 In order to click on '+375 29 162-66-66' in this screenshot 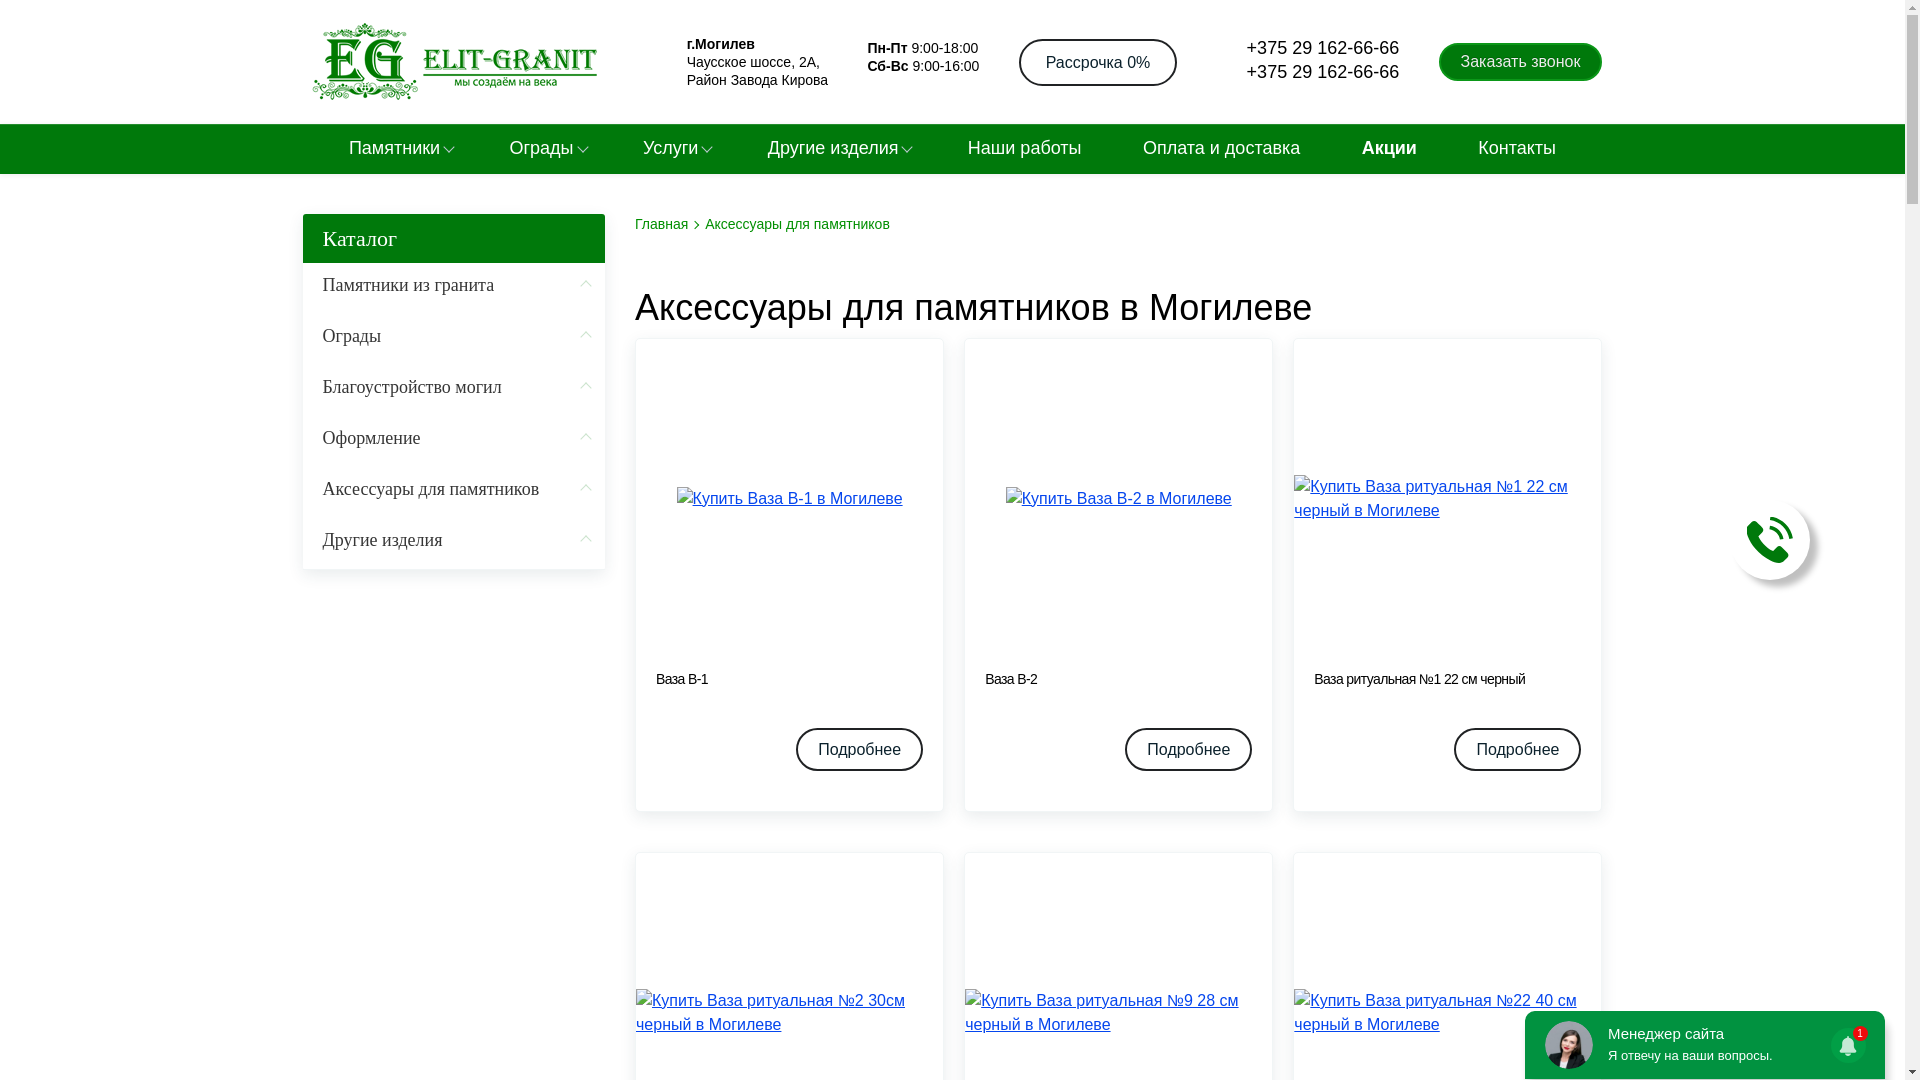, I will do `click(1216, 48)`.